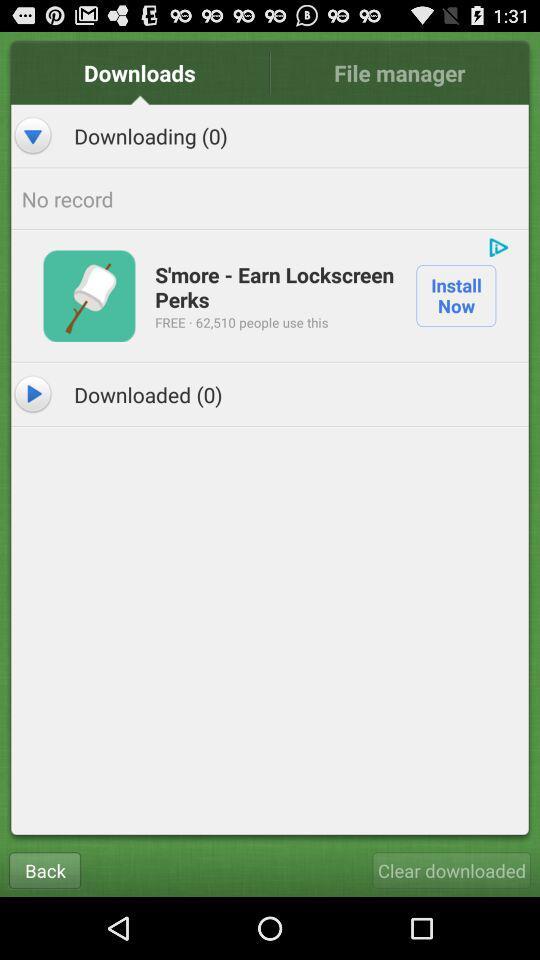 This screenshot has height=960, width=540. What do you see at coordinates (139, 72) in the screenshot?
I see `the downloads` at bounding box center [139, 72].